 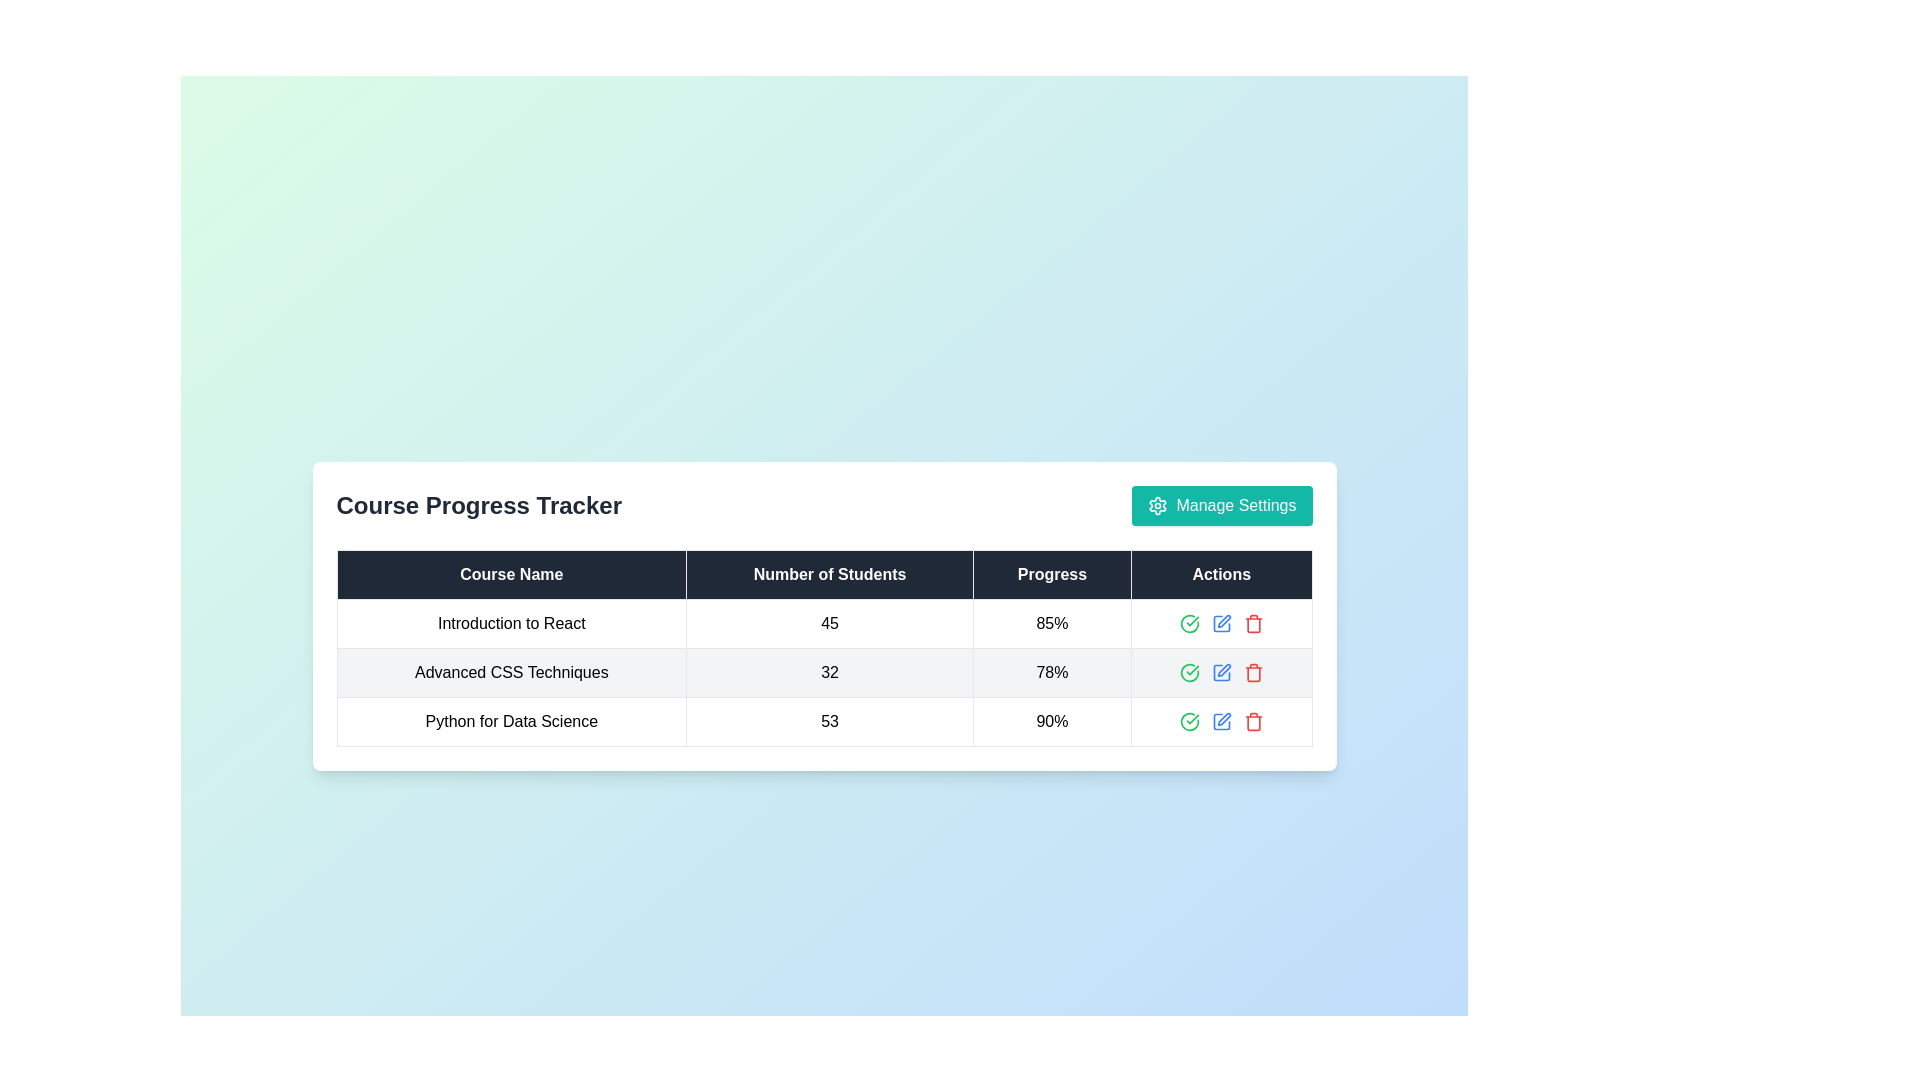 What do you see at coordinates (1223, 620) in the screenshot?
I see `the pen-like icon located in the 'Actions' column of the last row in the table` at bounding box center [1223, 620].